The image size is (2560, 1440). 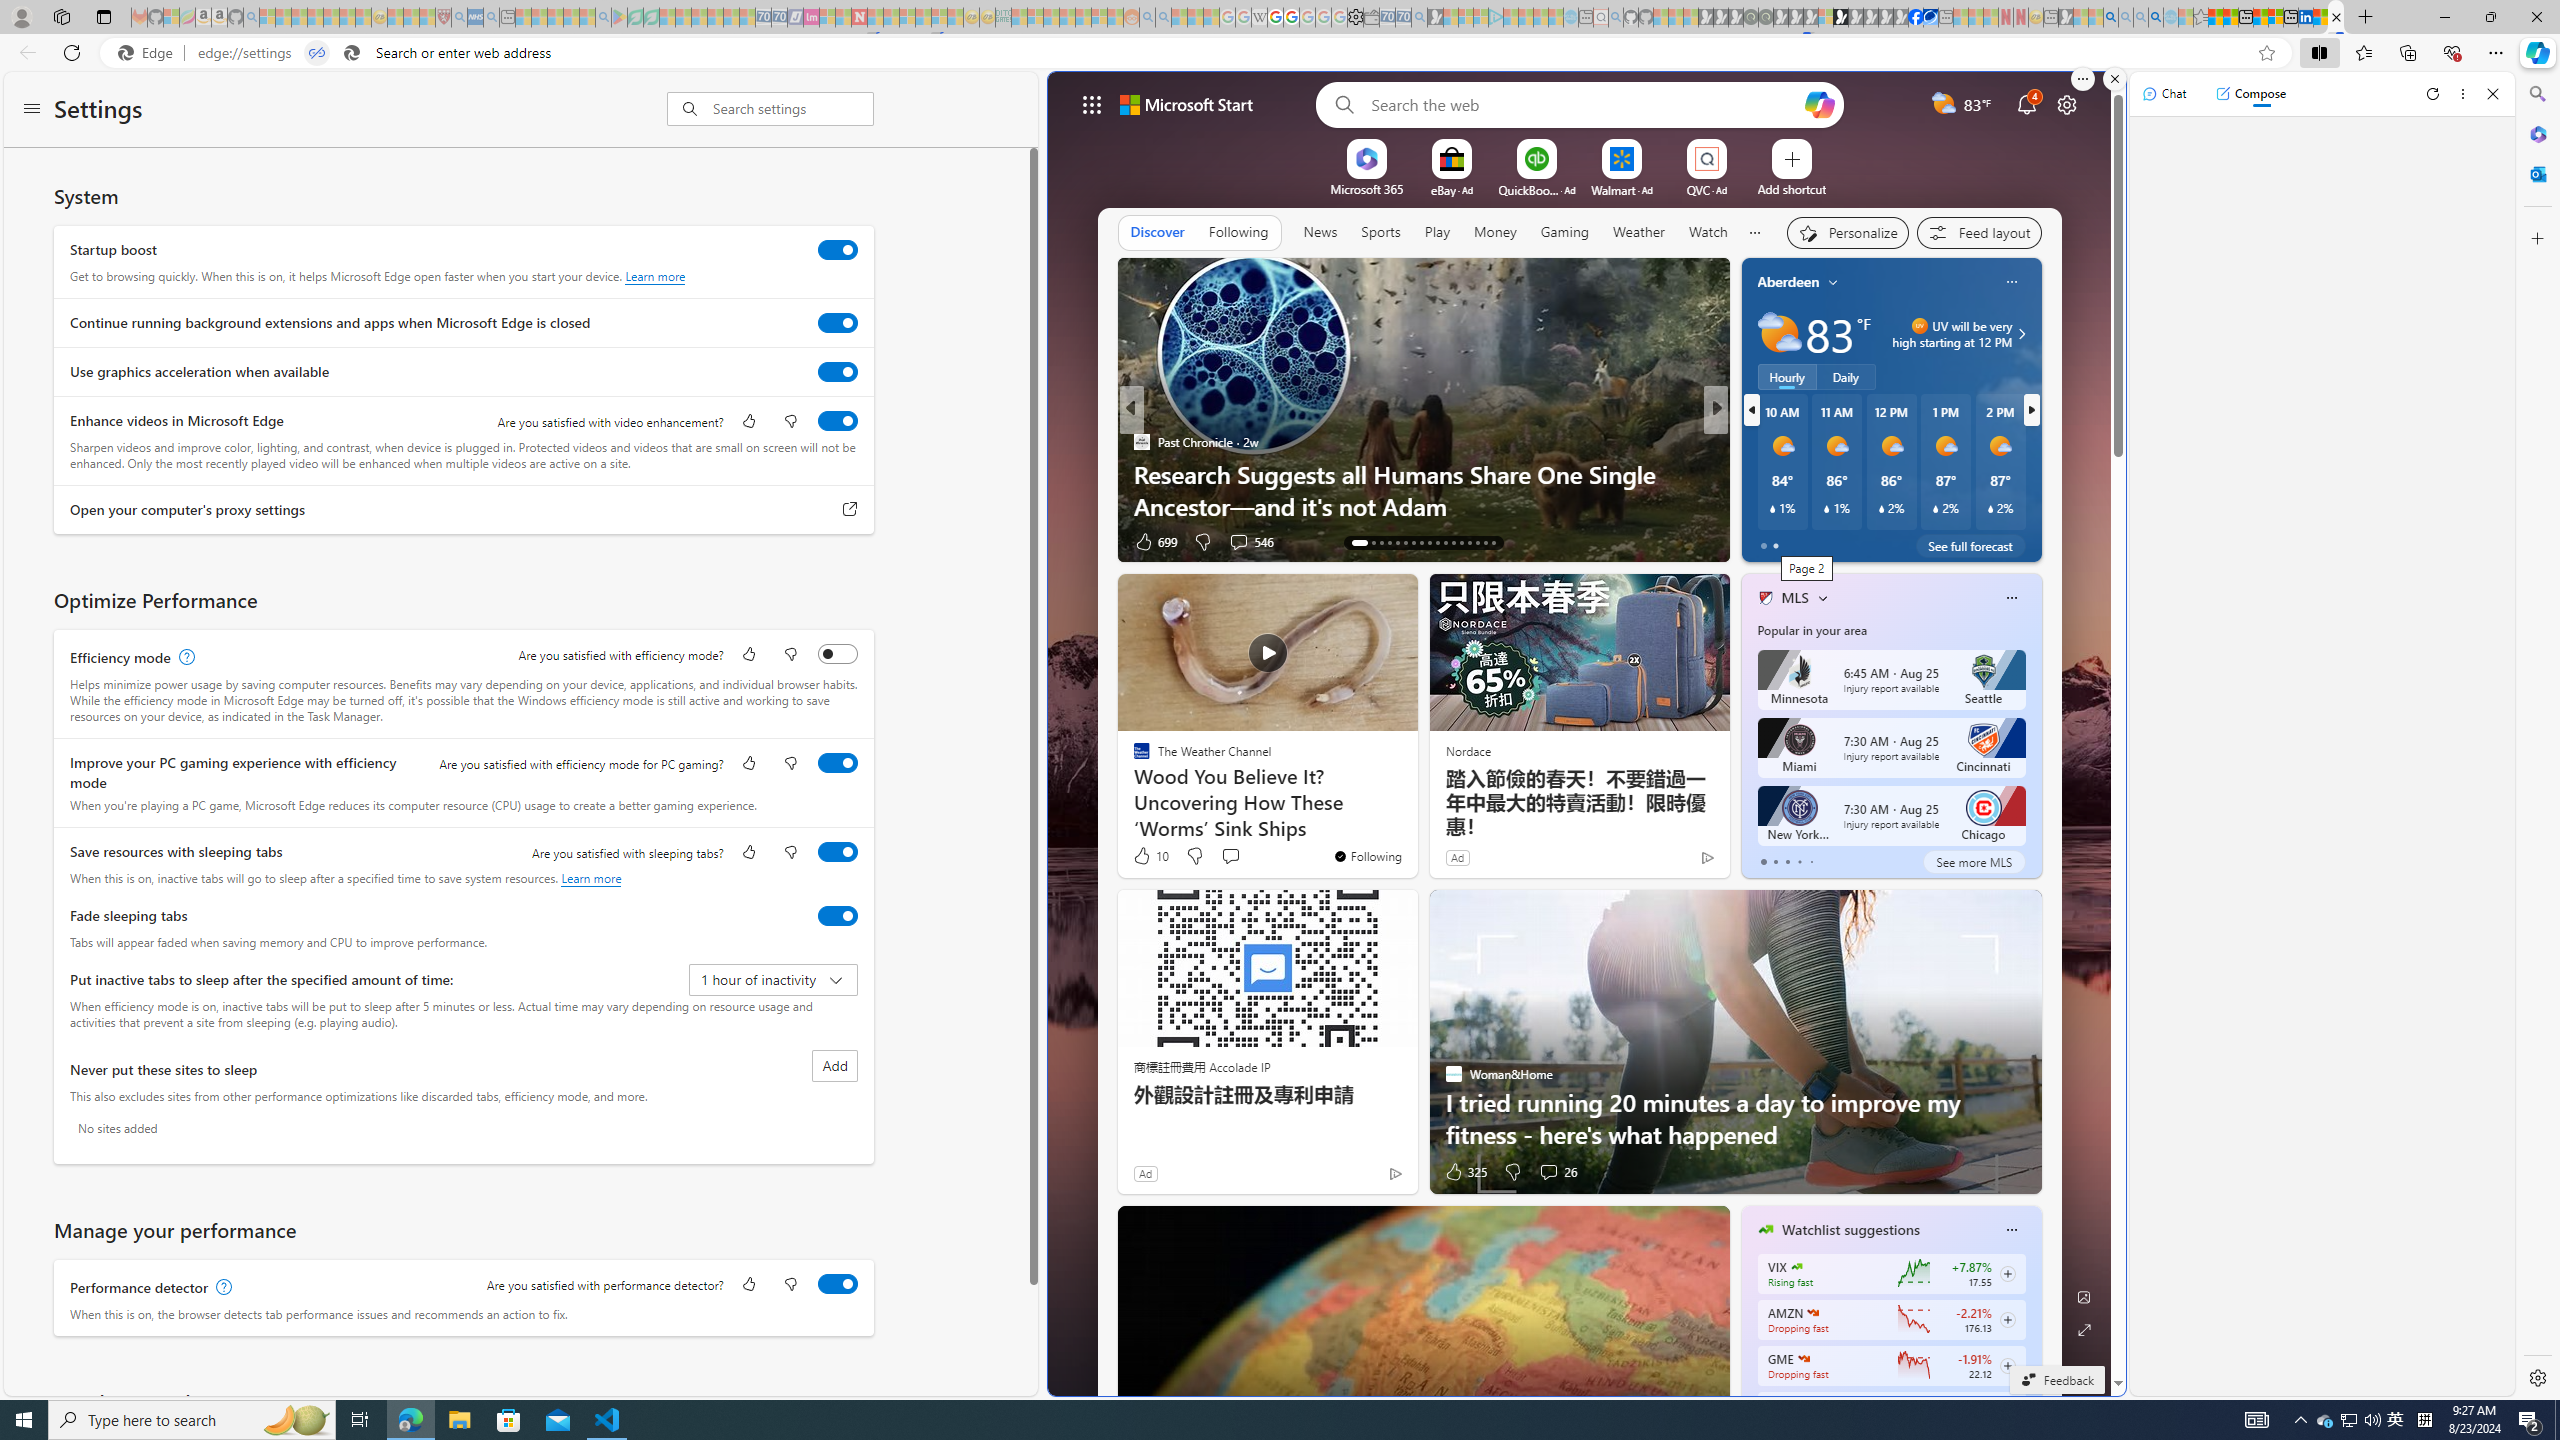 What do you see at coordinates (1850, 1229) in the screenshot?
I see `'Watchlist suggestions'` at bounding box center [1850, 1229].